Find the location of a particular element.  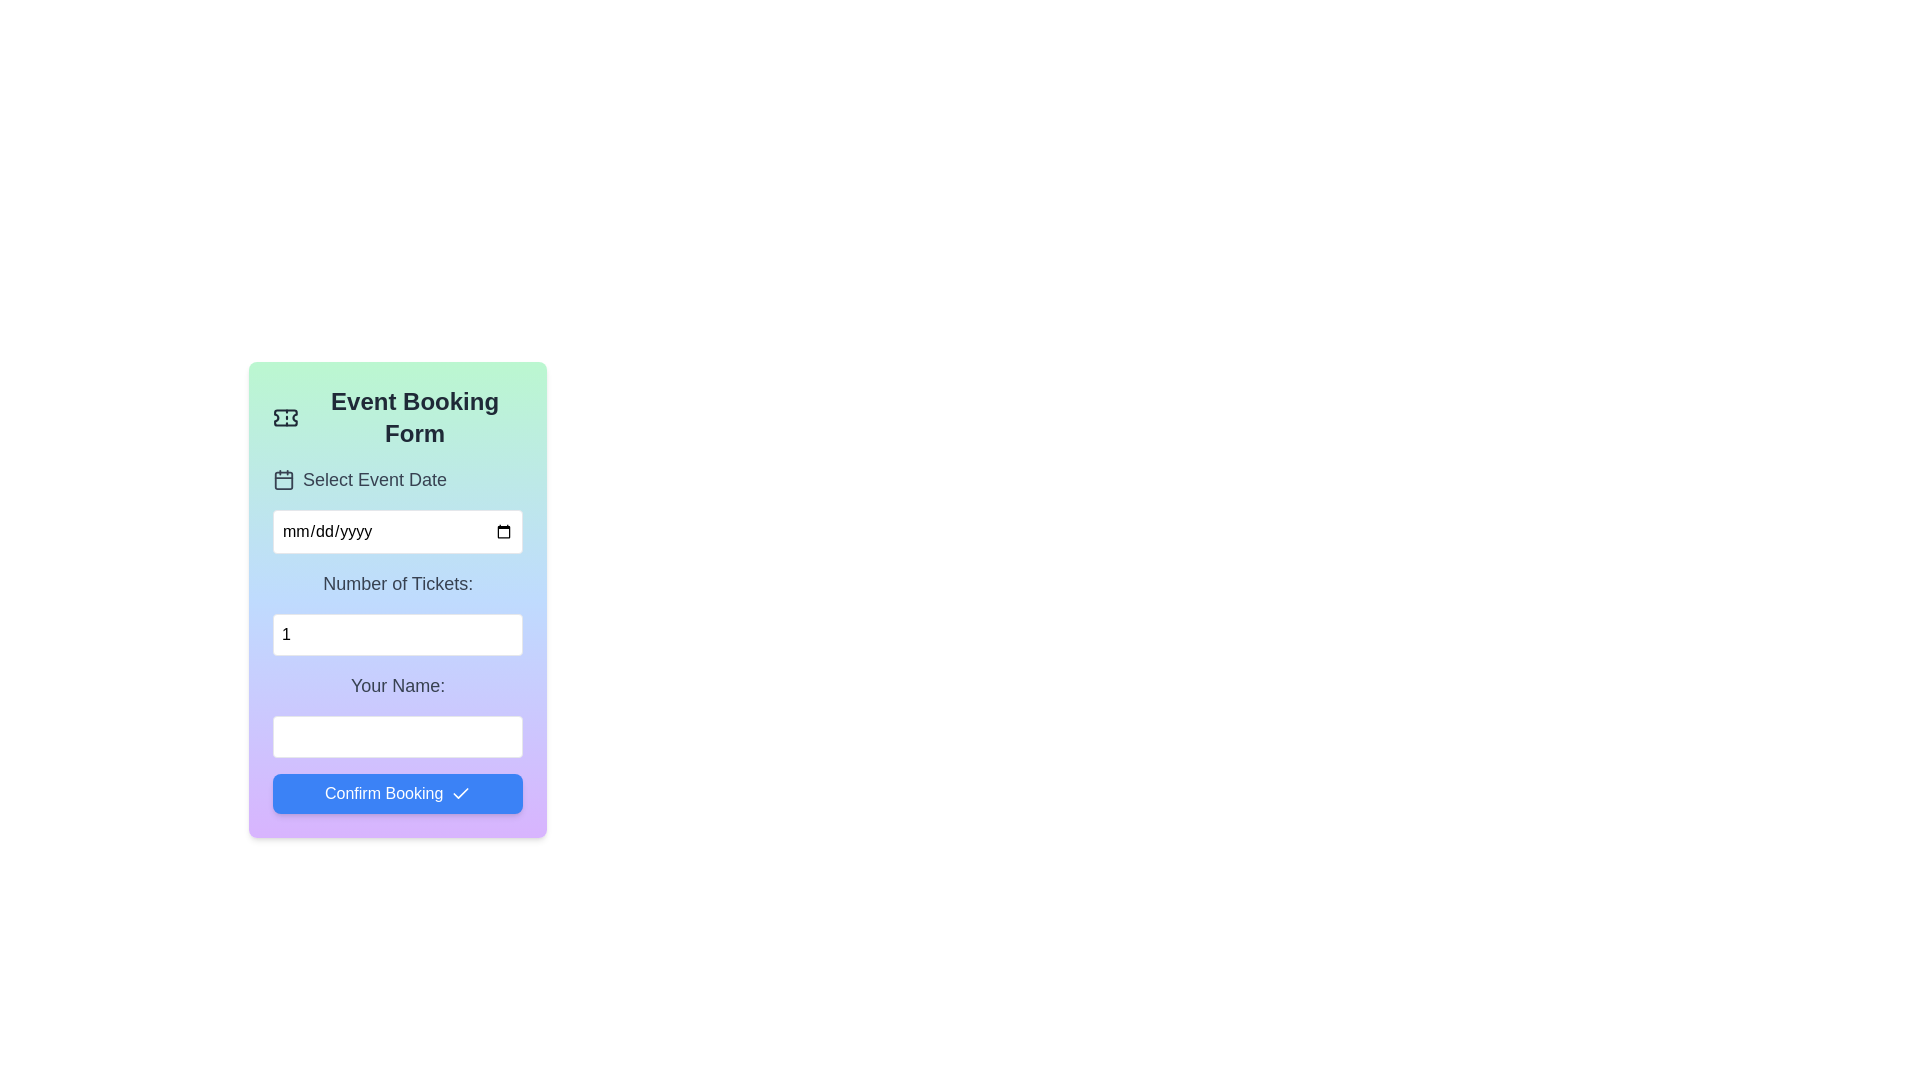

the static label text that states 'Number of Tickets:', which is styled with a large font size and gray color, located above the 'Number of Tickets' input field is located at coordinates (398, 583).